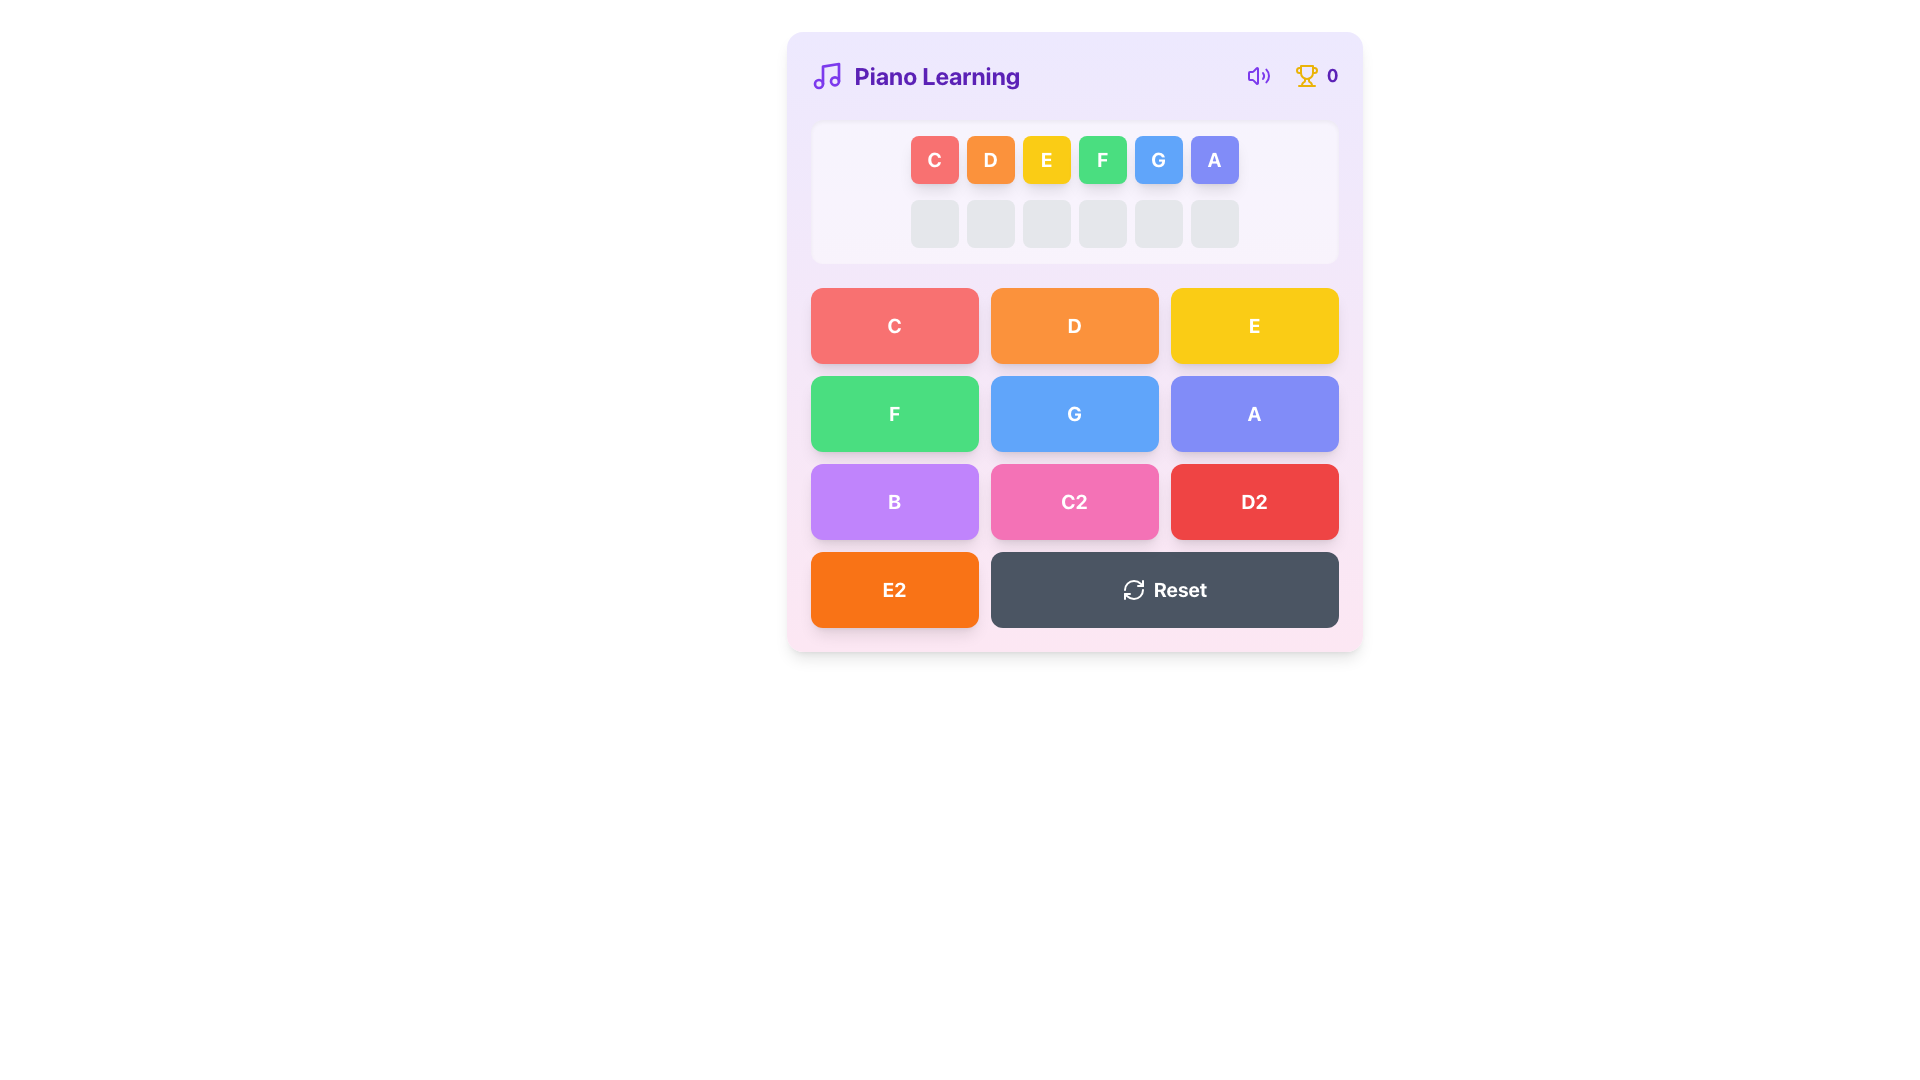 Image resolution: width=1920 pixels, height=1080 pixels. Describe the element at coordinates (1180, 589) in the screenshot. I see `the Button Label that allows users to reset some state or setting, located in the bottom center of the interface` at that location.